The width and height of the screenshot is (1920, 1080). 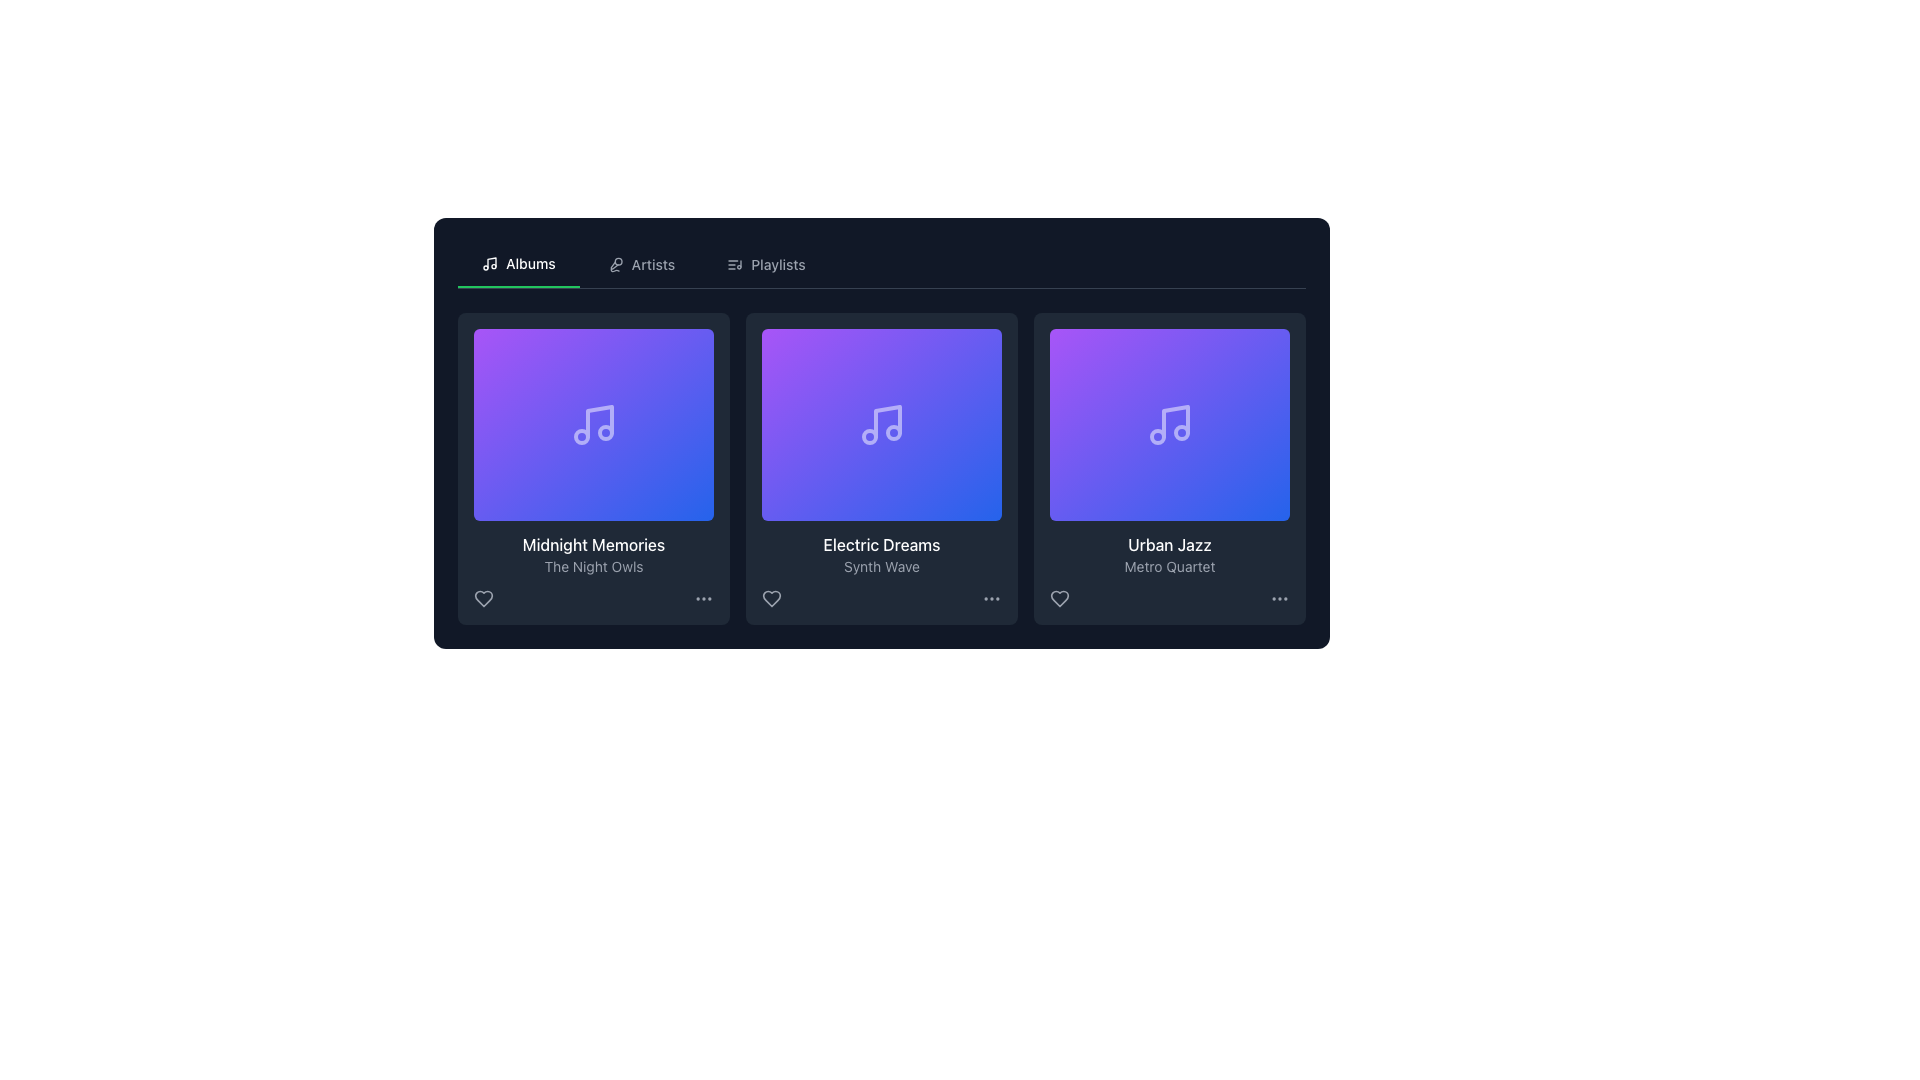 I want to click on the heart-shaped icon in the 'Urban Jazz' content card to favorite or unfavorite the item, so click(x=1059, y=597).